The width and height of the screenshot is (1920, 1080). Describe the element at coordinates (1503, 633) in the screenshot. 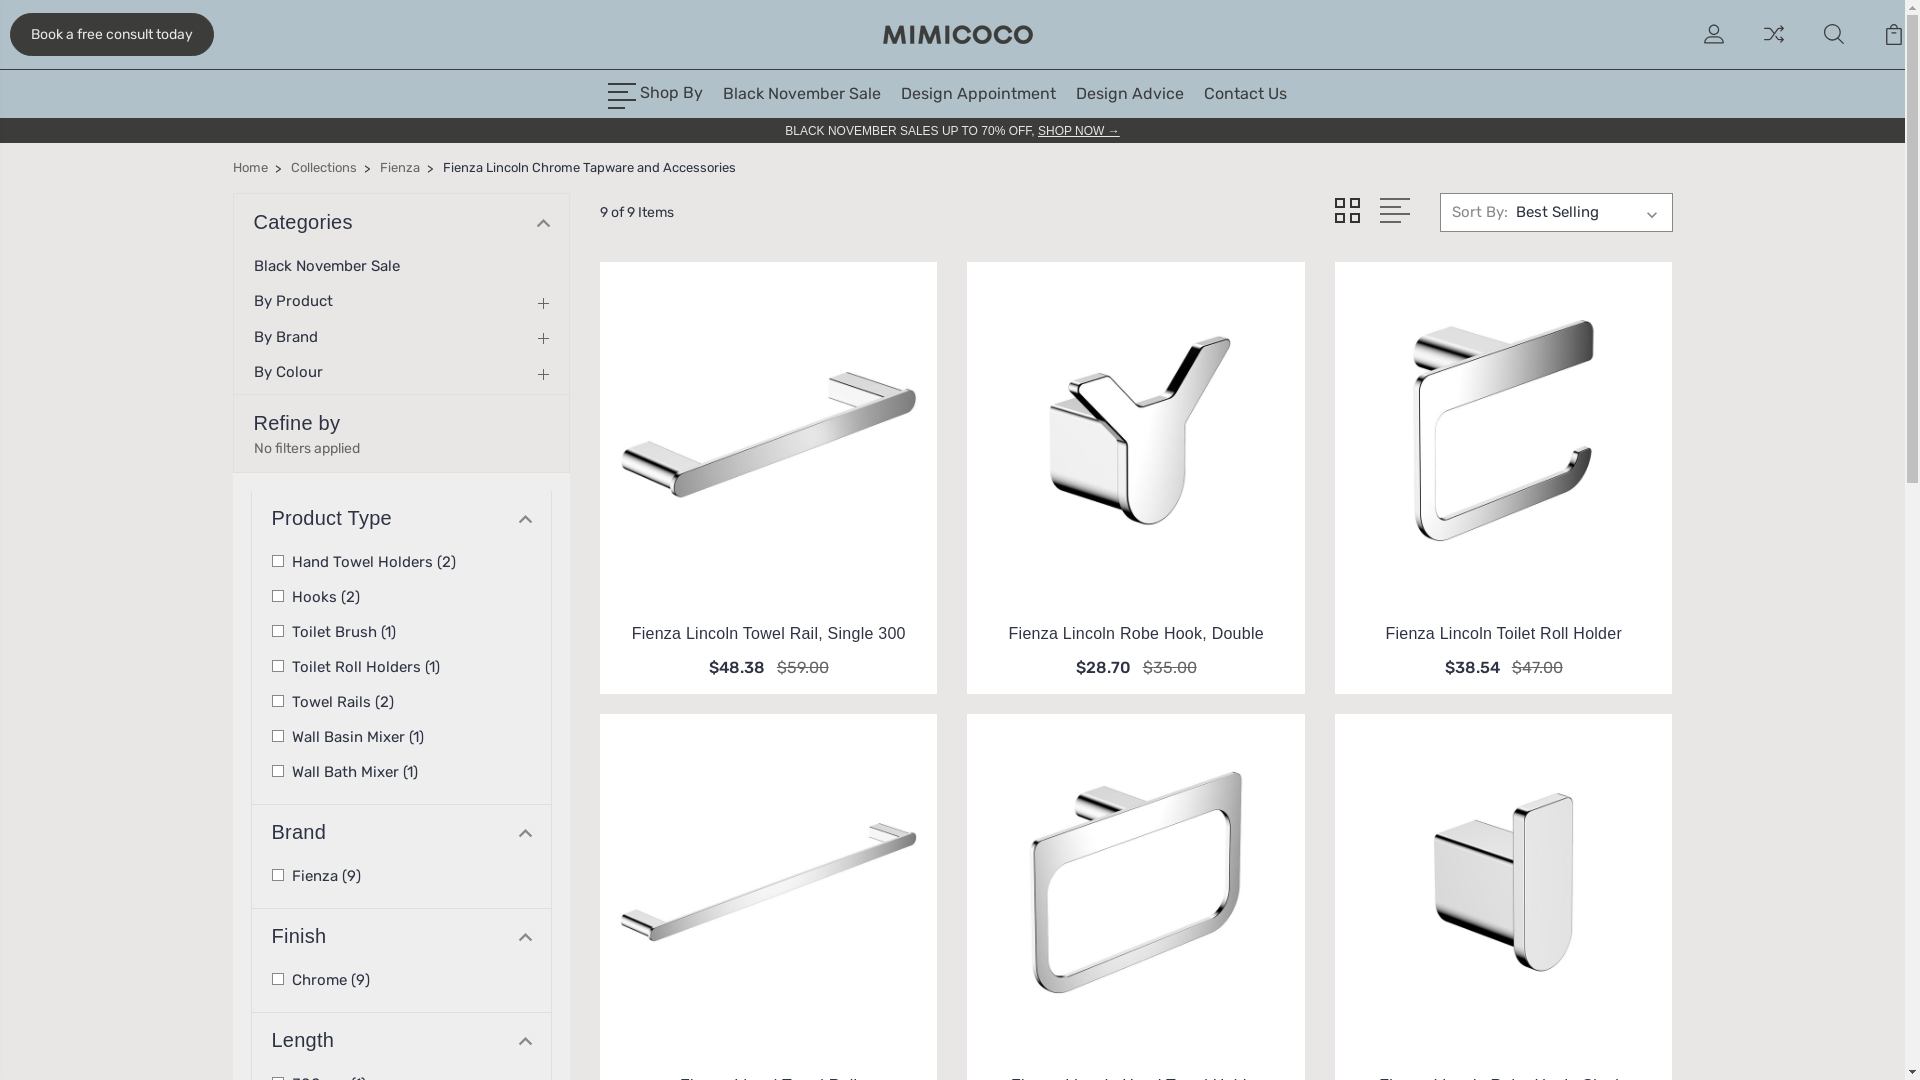

I see `'Fienza Lincoln Toilet Roll Holder'` at that location.